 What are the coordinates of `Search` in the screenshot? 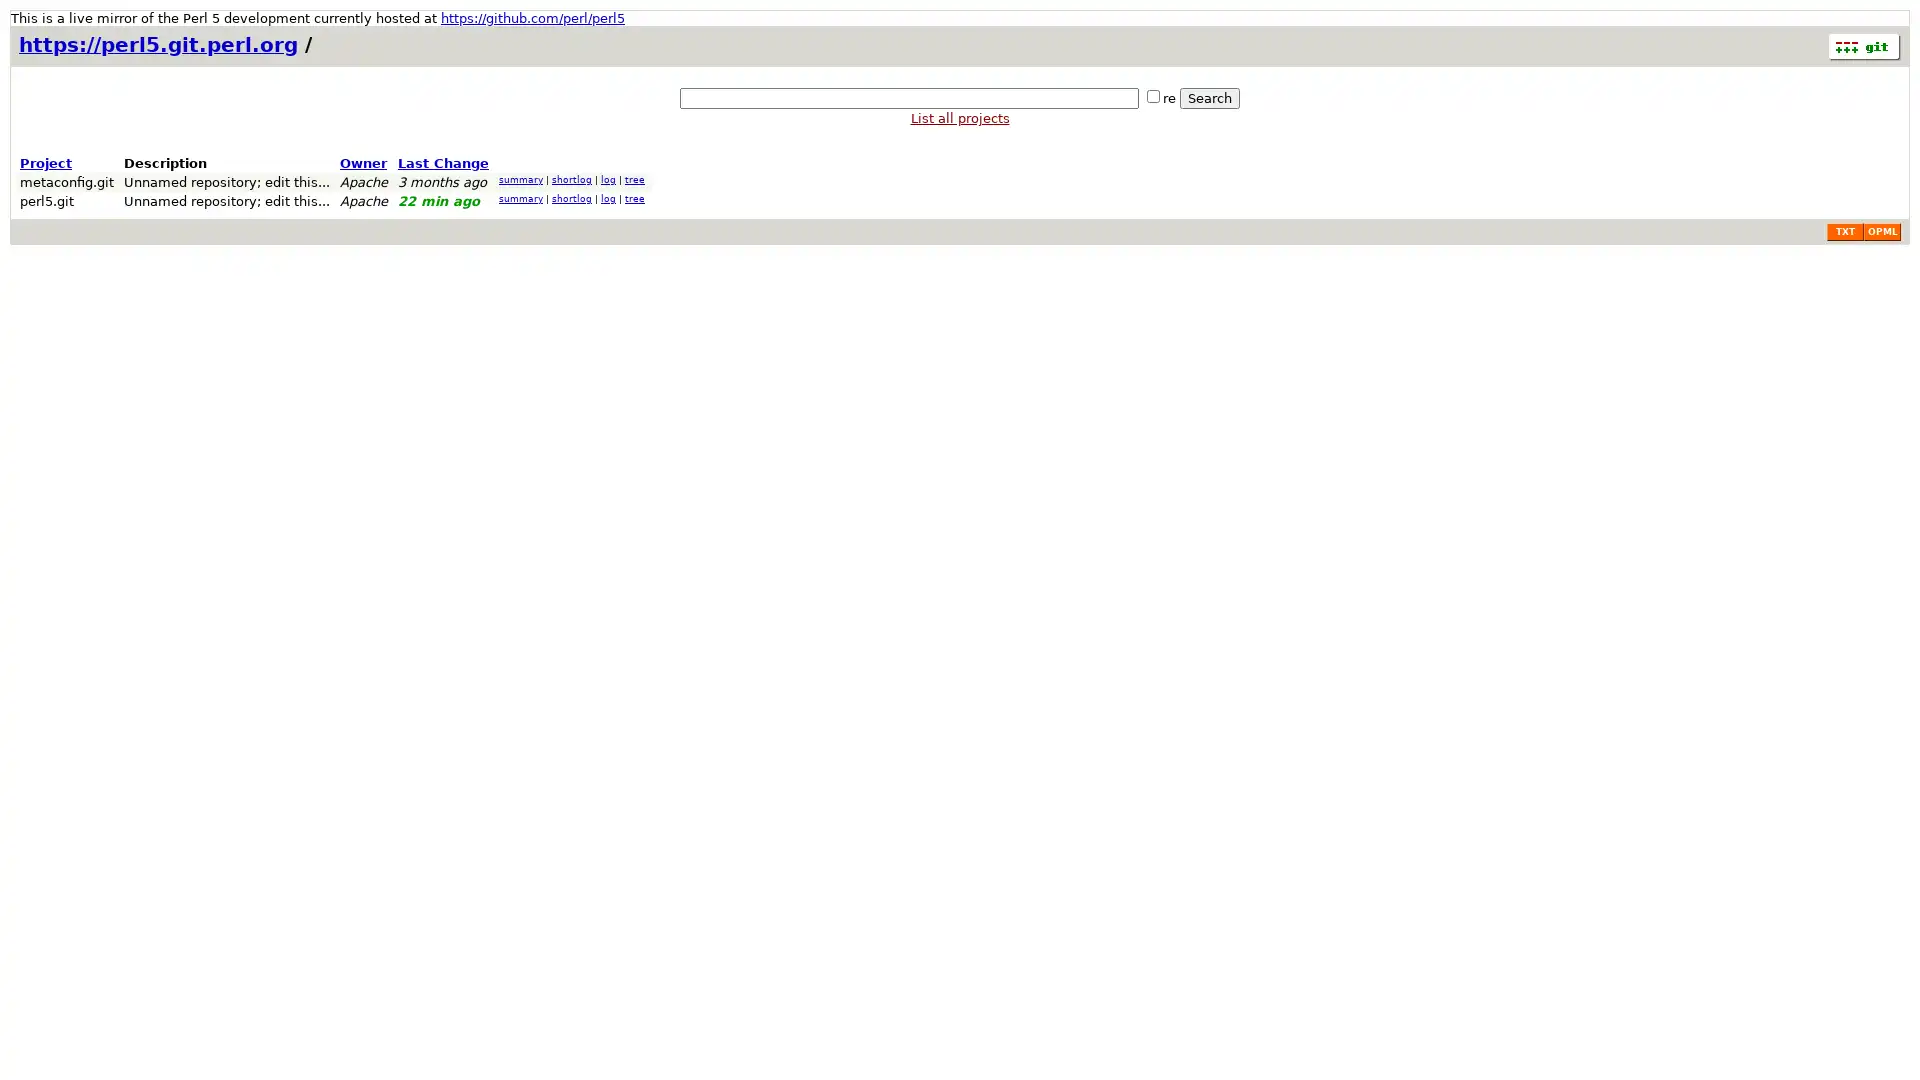 It's located at (1208, 98).